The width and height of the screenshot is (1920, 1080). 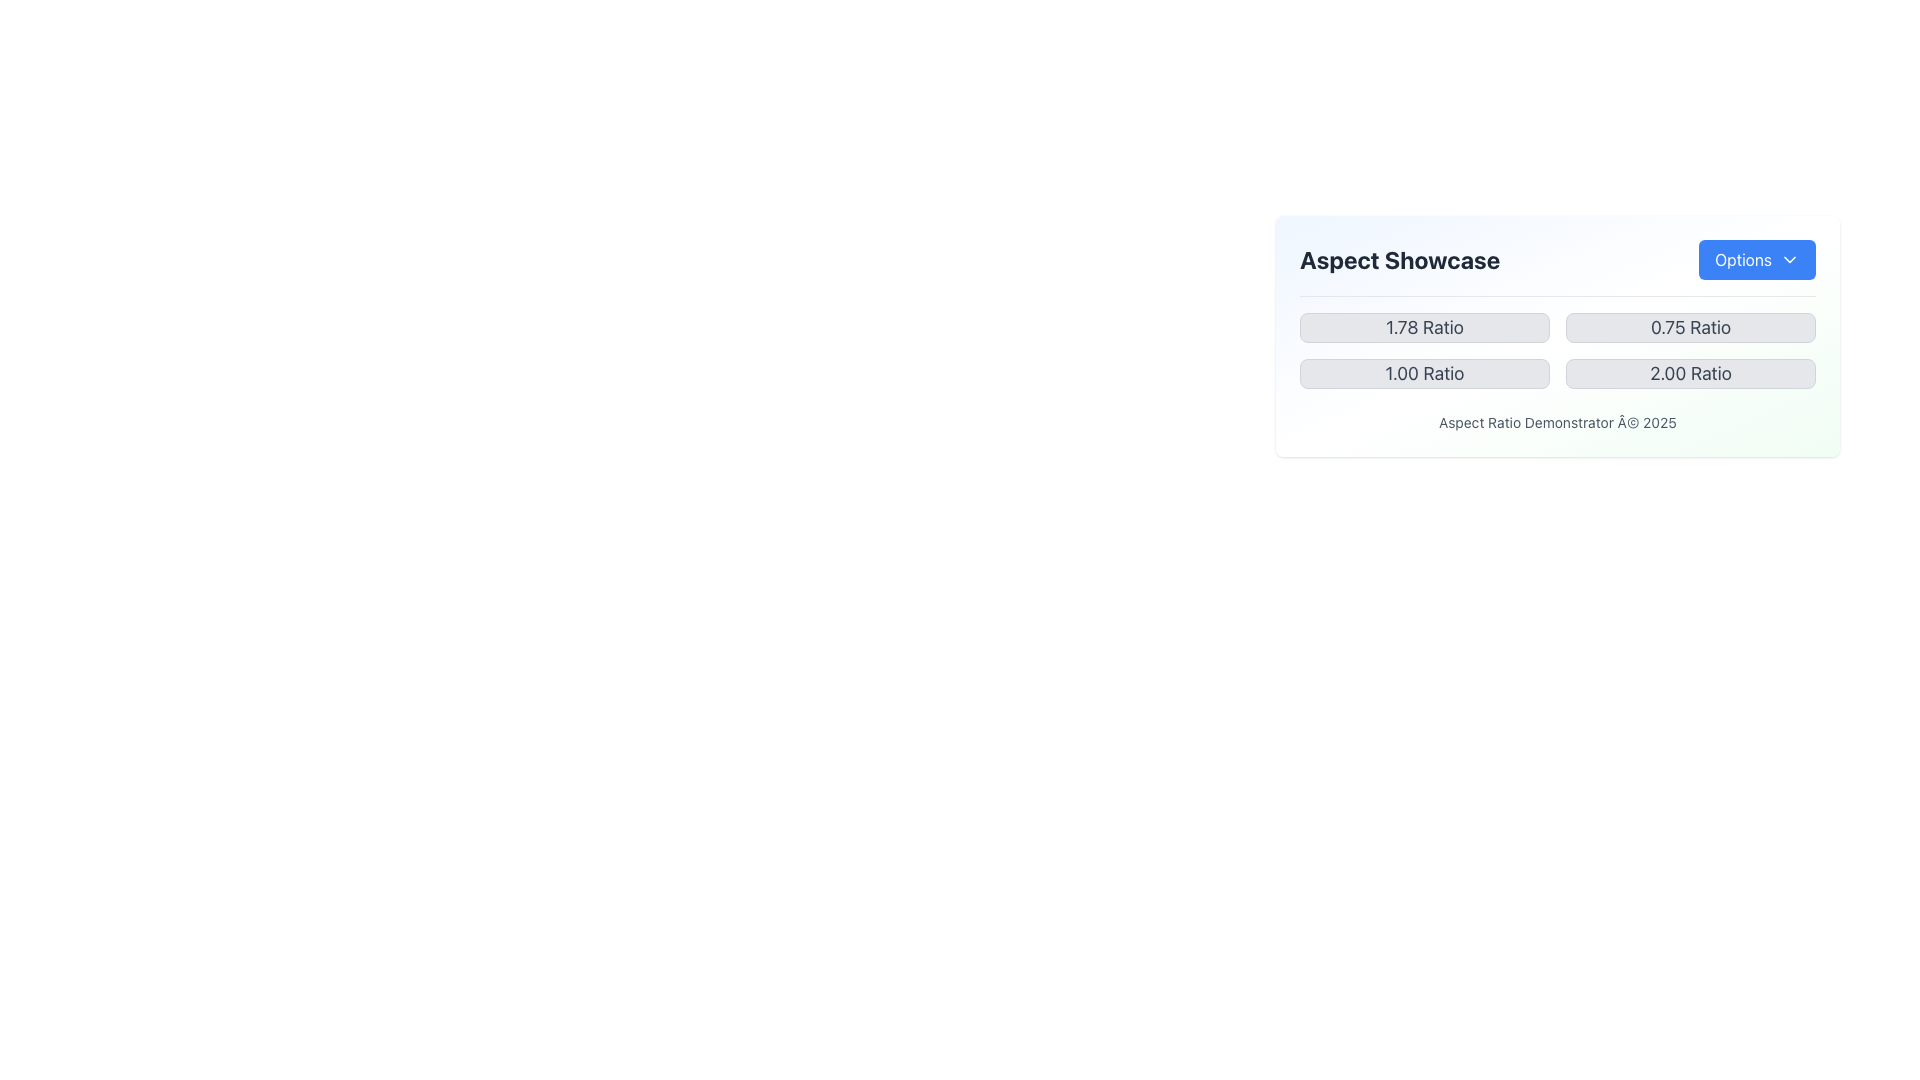 I want to click on the text label displaying '1.78 Ratio', so click(x=1424, y=326).